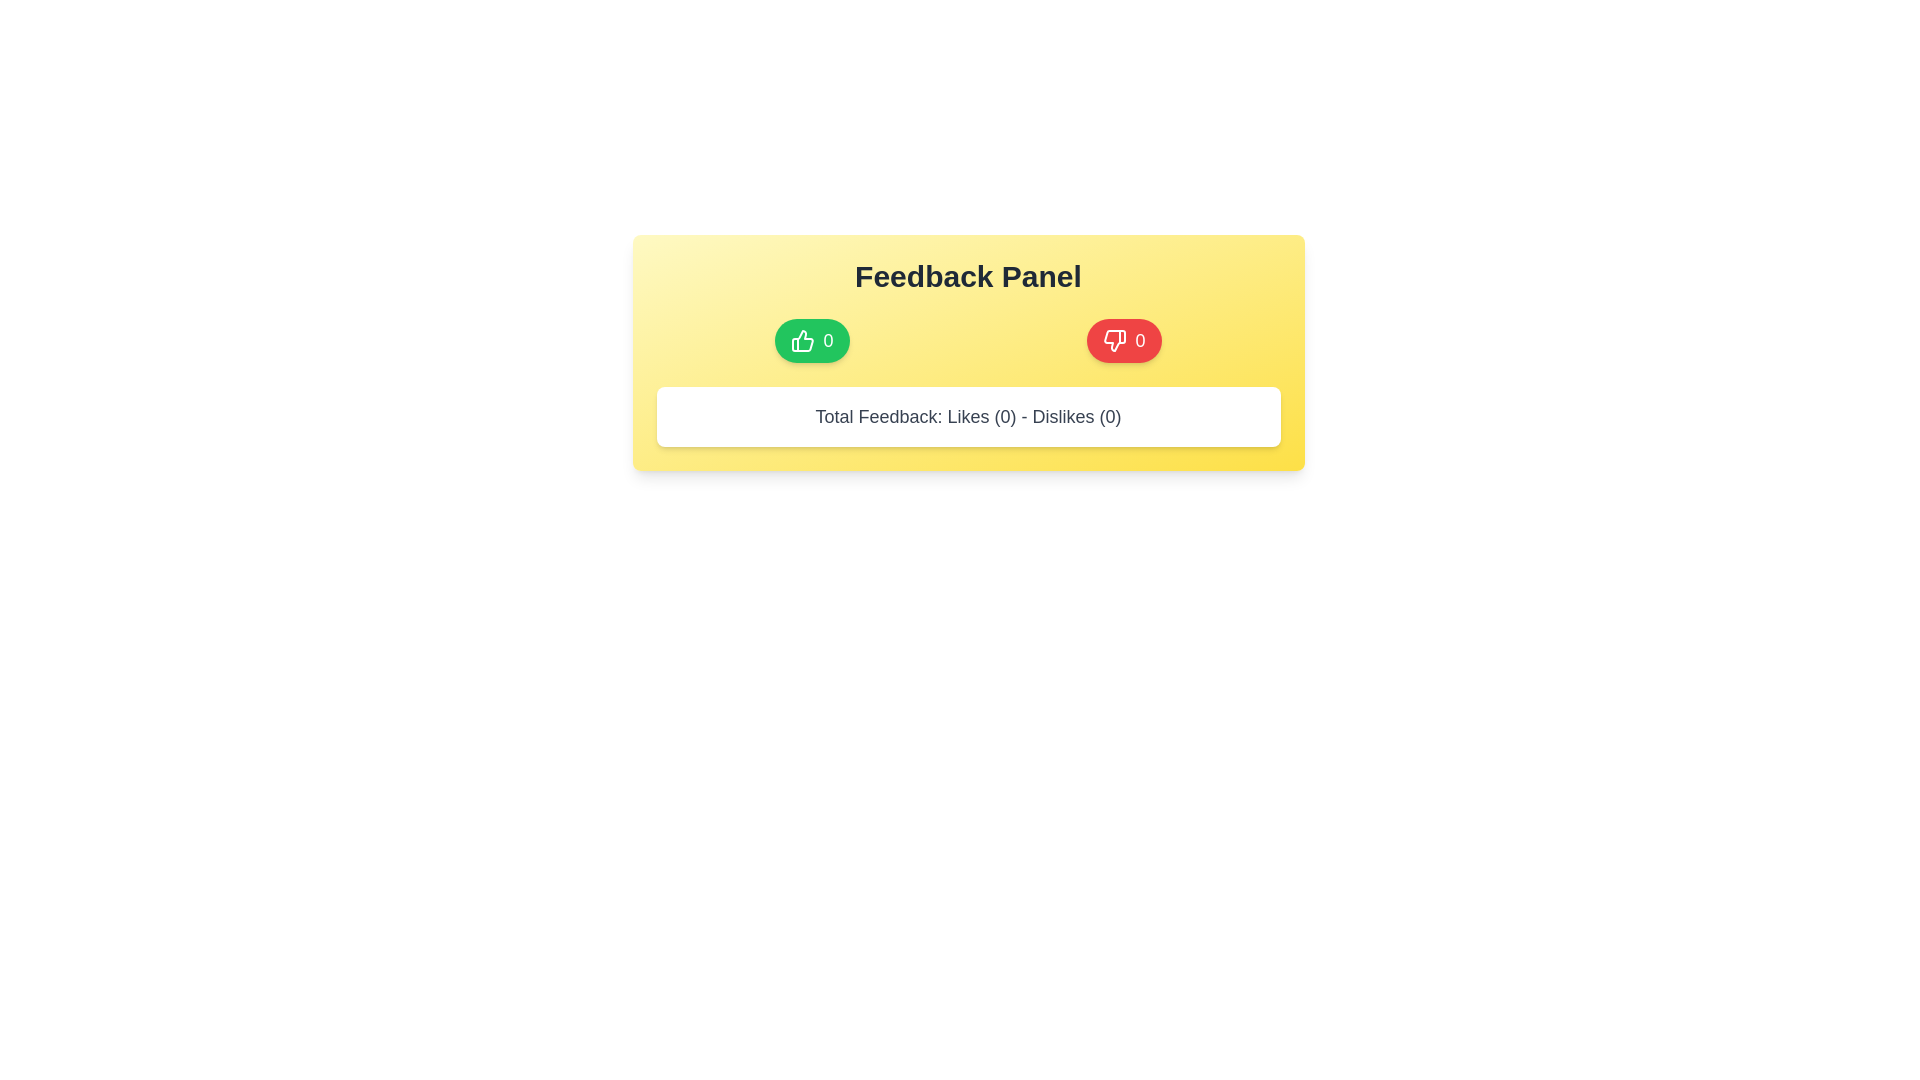 This screenshot has height=1080, width=1920. I want to click on the green button displaying the digit '0' to increment the count in the feedback control group, so click(828, 339).